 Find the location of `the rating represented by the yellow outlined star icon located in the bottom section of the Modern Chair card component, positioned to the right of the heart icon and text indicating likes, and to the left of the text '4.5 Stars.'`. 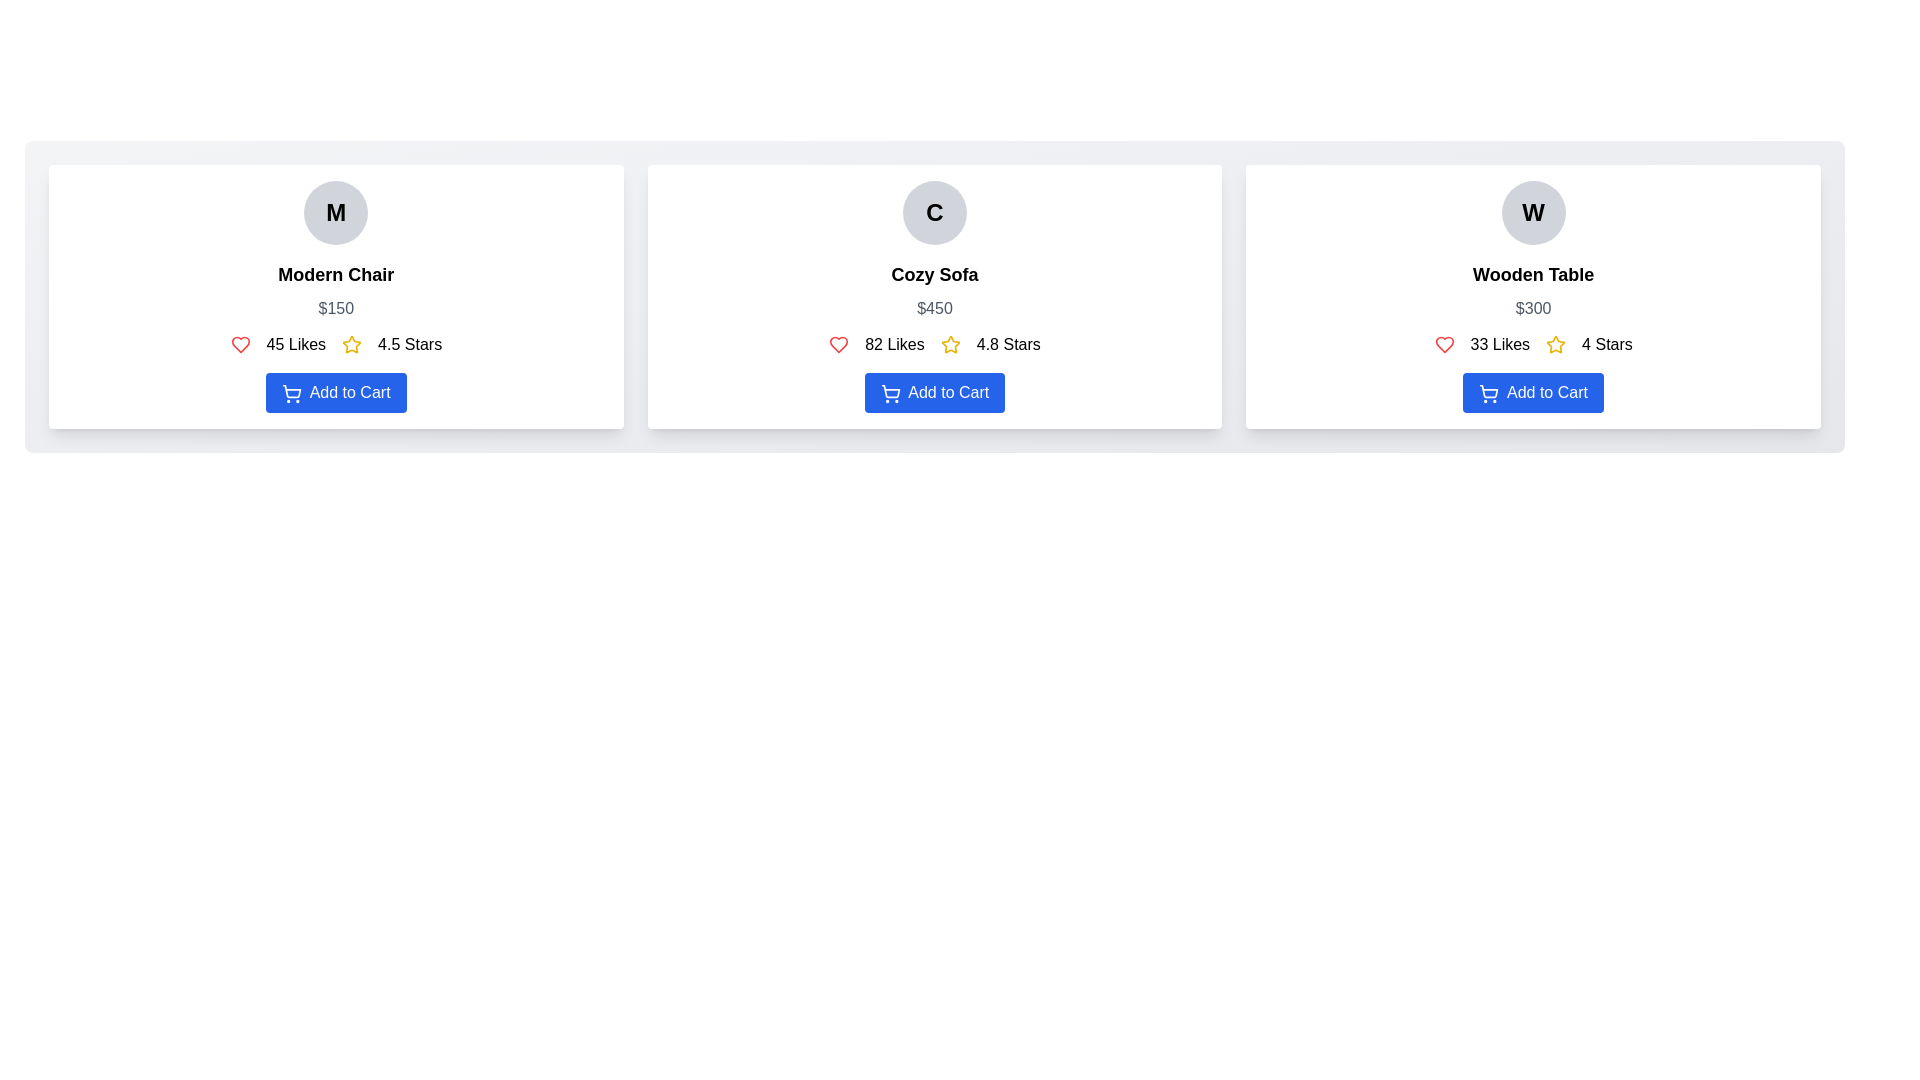

the rating represented by the yellow outlined star icon located in the bottom section of the Modern Chair card component, positioned to the right of the heart icon and text indicating likes, and to the left of the text '4.5 Stars.' is located at coordinates (352, 343).